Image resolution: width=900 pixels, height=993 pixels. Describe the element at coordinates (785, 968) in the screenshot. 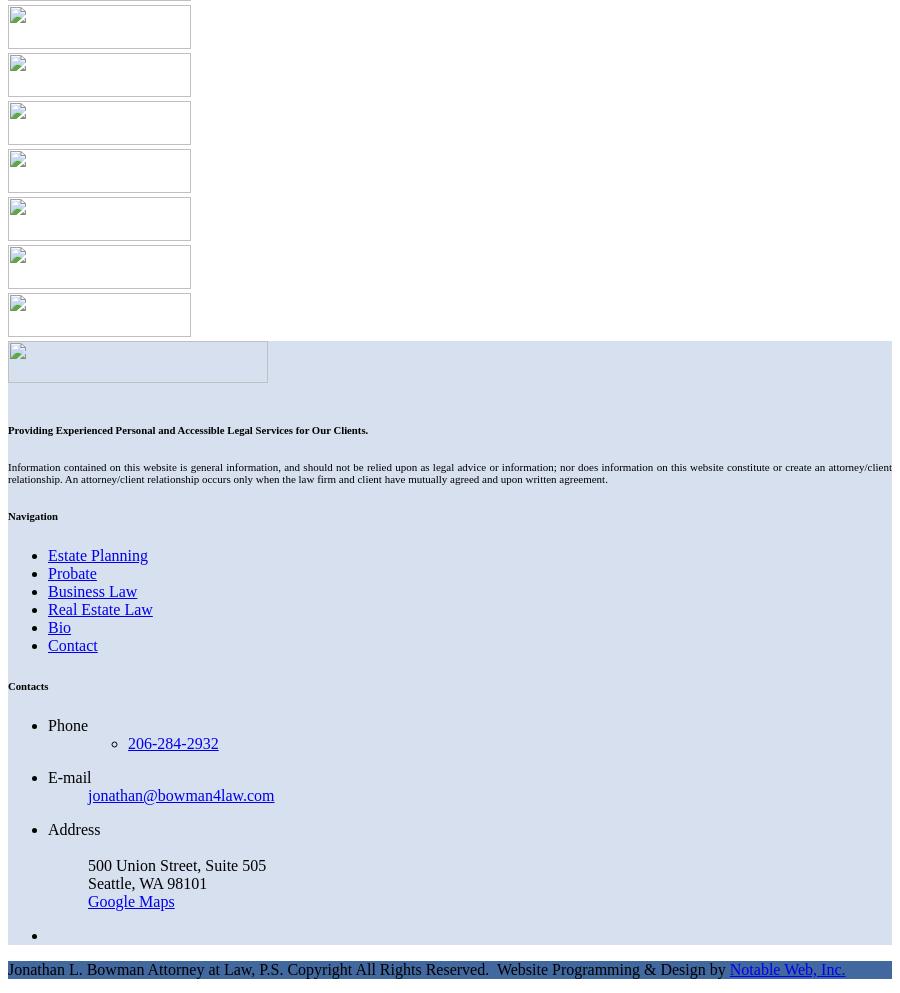

I see `'Notable Web, Inc.'` at that location.